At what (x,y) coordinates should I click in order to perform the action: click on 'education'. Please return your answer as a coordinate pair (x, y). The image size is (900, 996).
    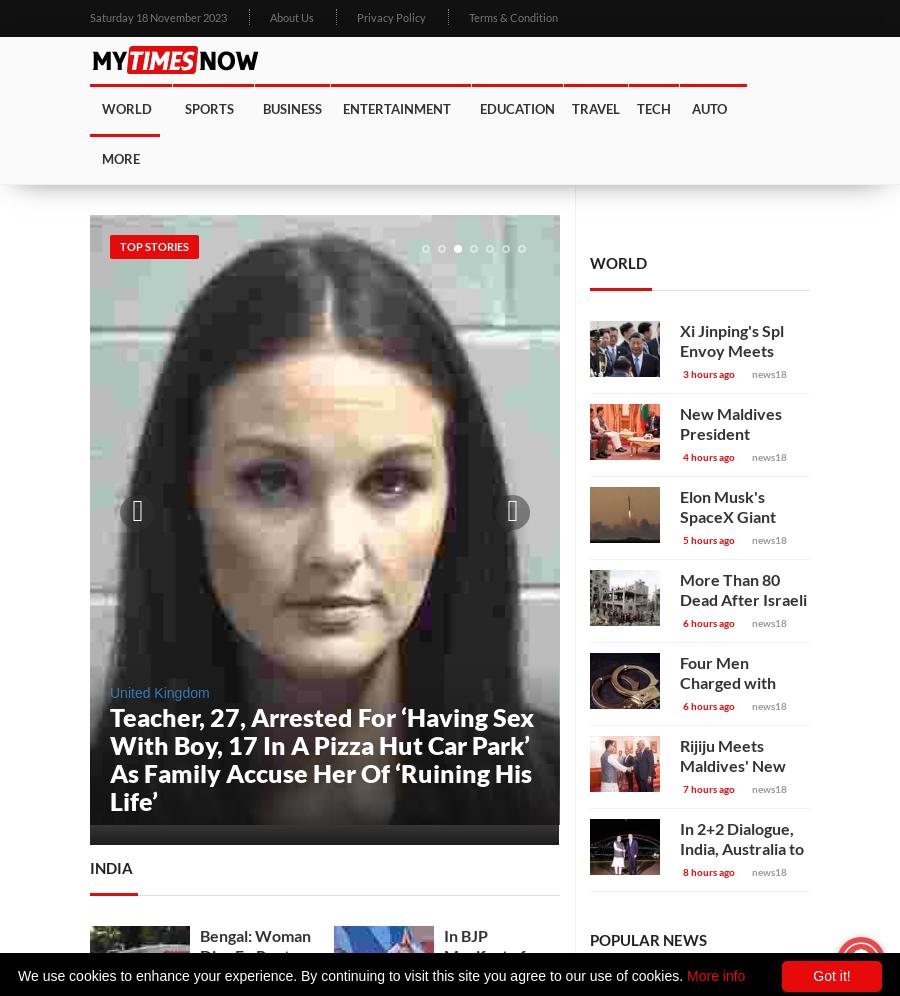
    Looking at the image, I should click on (516, 108).